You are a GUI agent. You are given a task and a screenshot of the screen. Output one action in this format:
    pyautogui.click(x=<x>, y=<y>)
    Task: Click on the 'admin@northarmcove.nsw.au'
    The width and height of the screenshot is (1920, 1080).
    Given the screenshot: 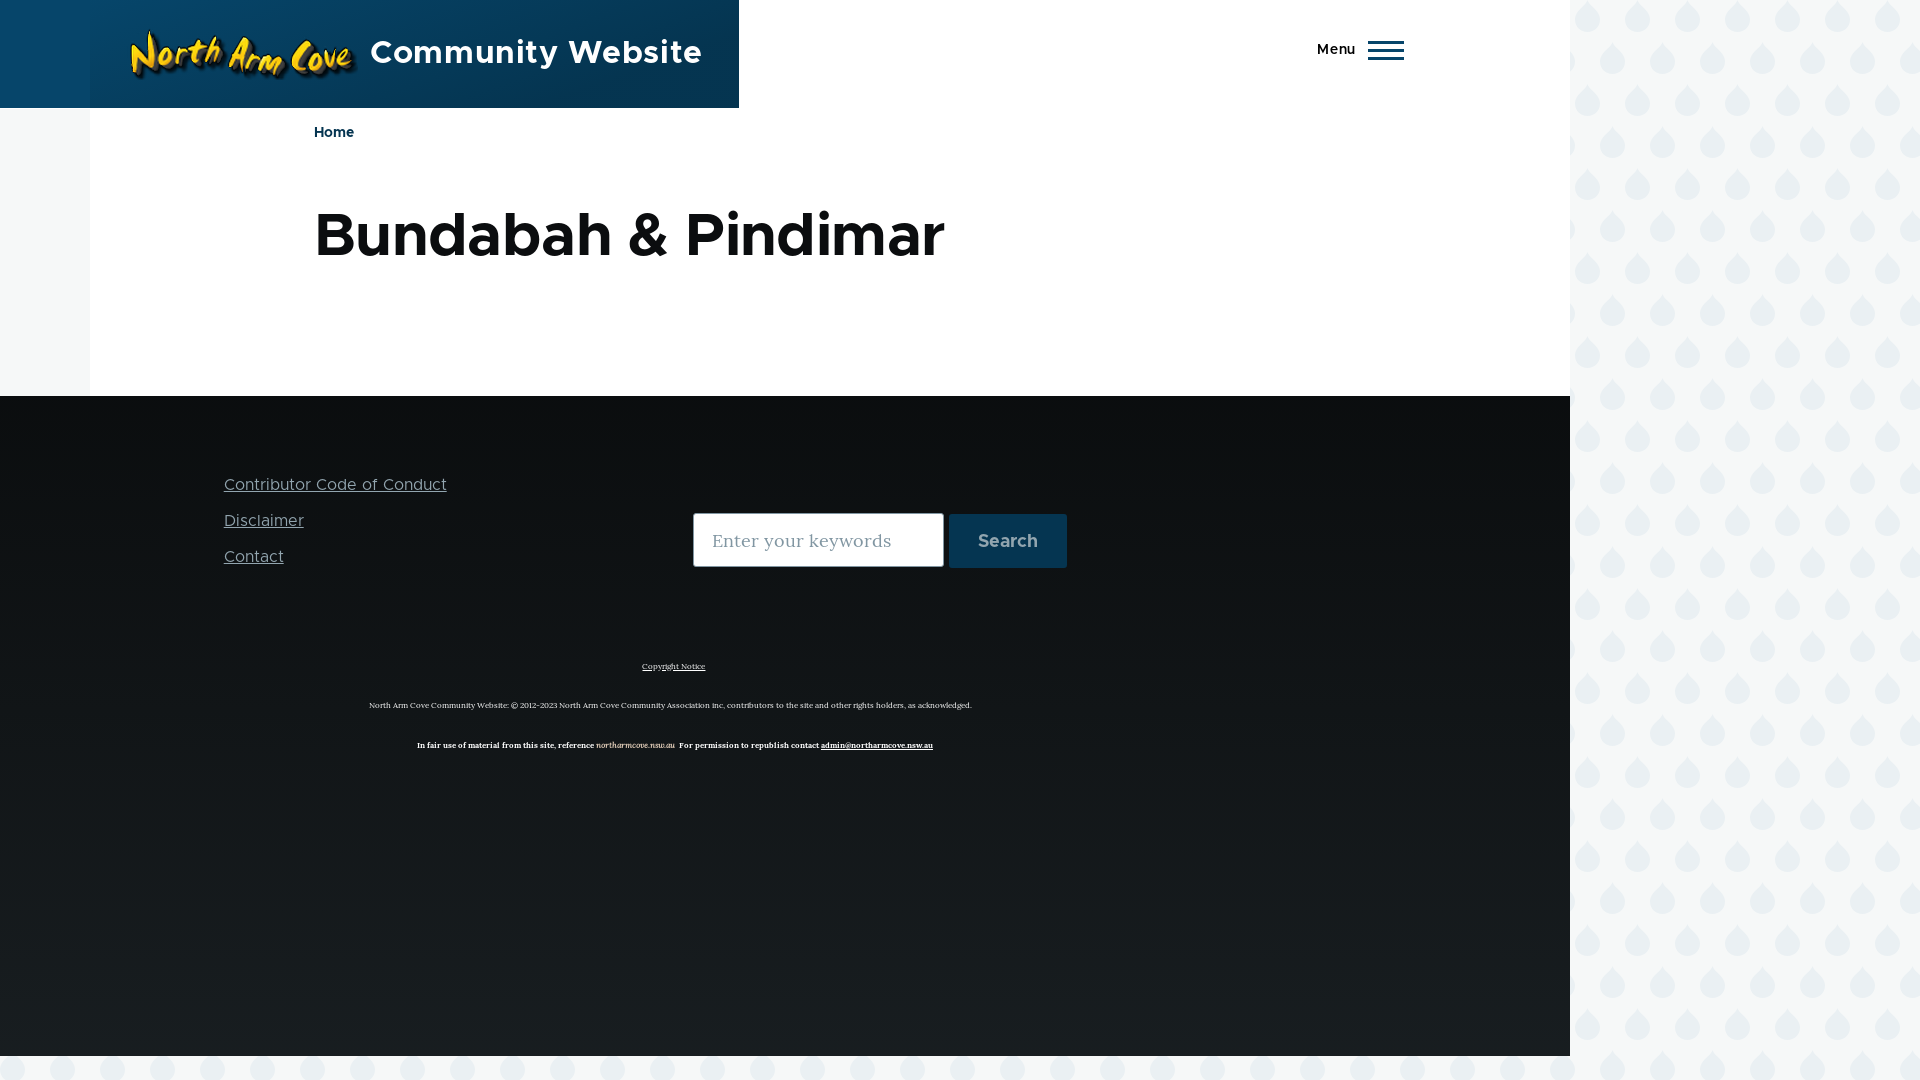 What is the action you would take?
    pyautogui.click(x=877, y=744)
    